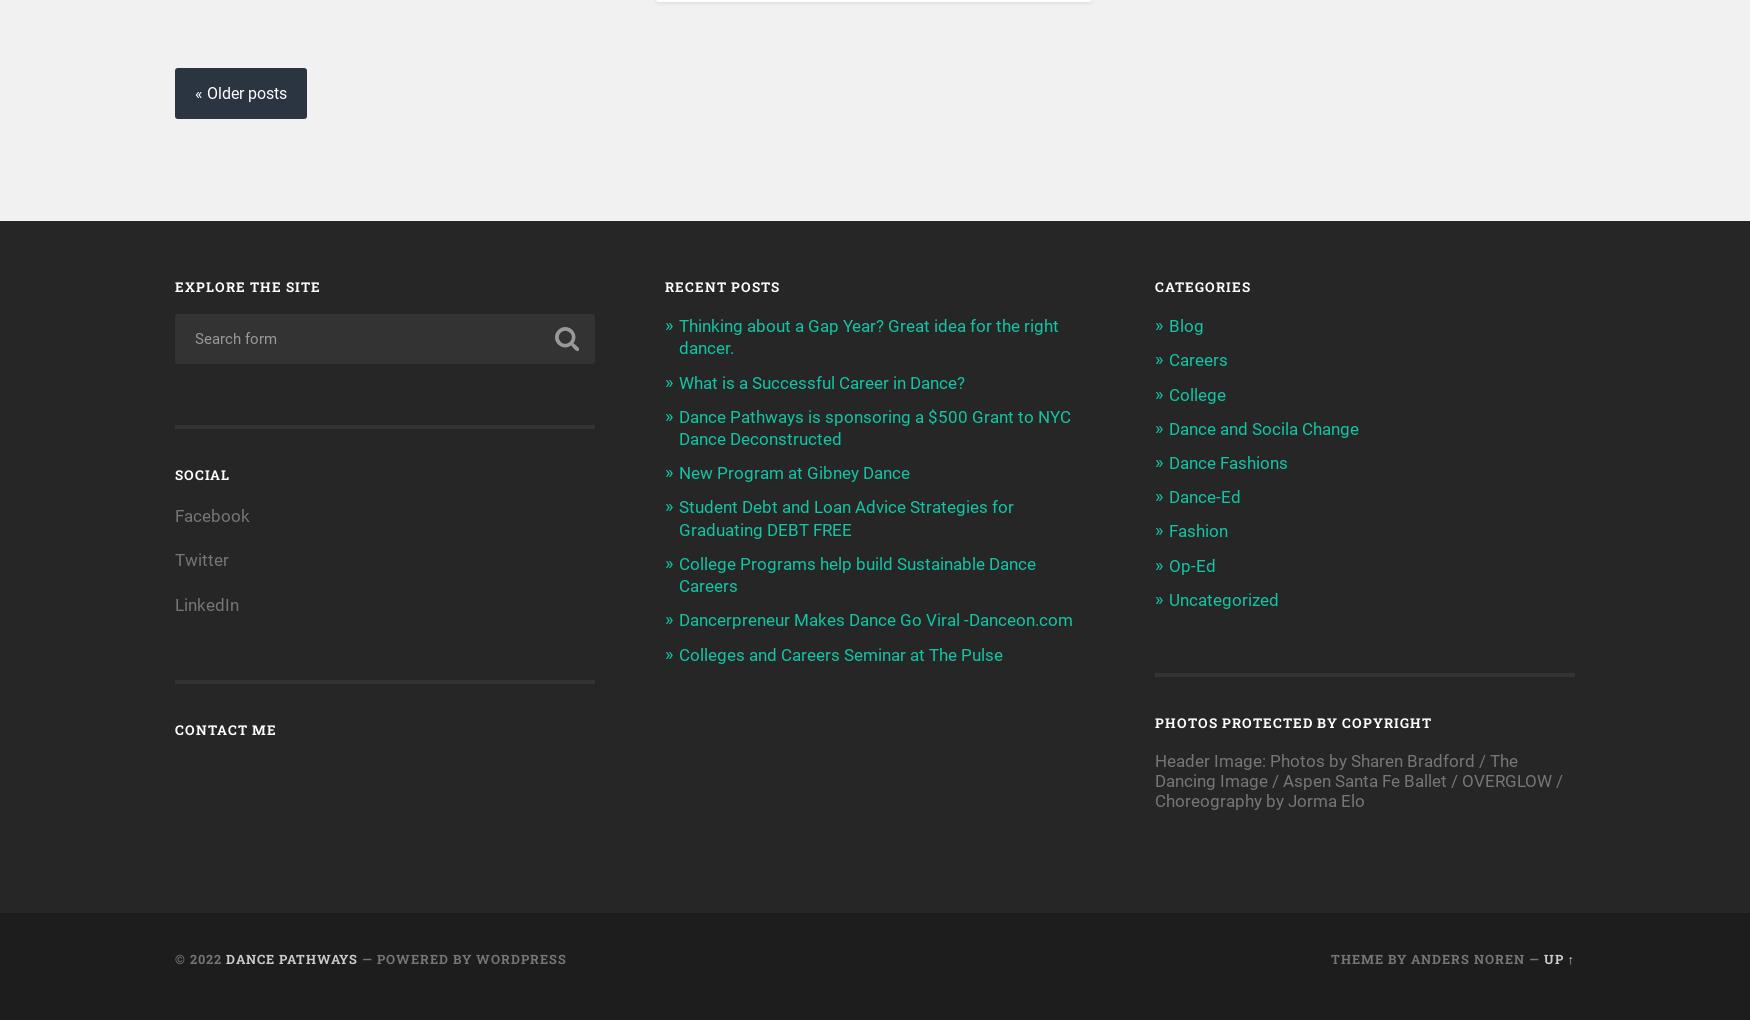 The height and width of the screenshot is (1020, 1750). Describe the element at coordinates (1359, 778) in the screenshot. I see `'Header Image: Photos by Sharen Bradford / The Dancing Image / Aspen Santa Fe Ballet / OVERGLOW / Choreography by Jorma Elo'` at that location.